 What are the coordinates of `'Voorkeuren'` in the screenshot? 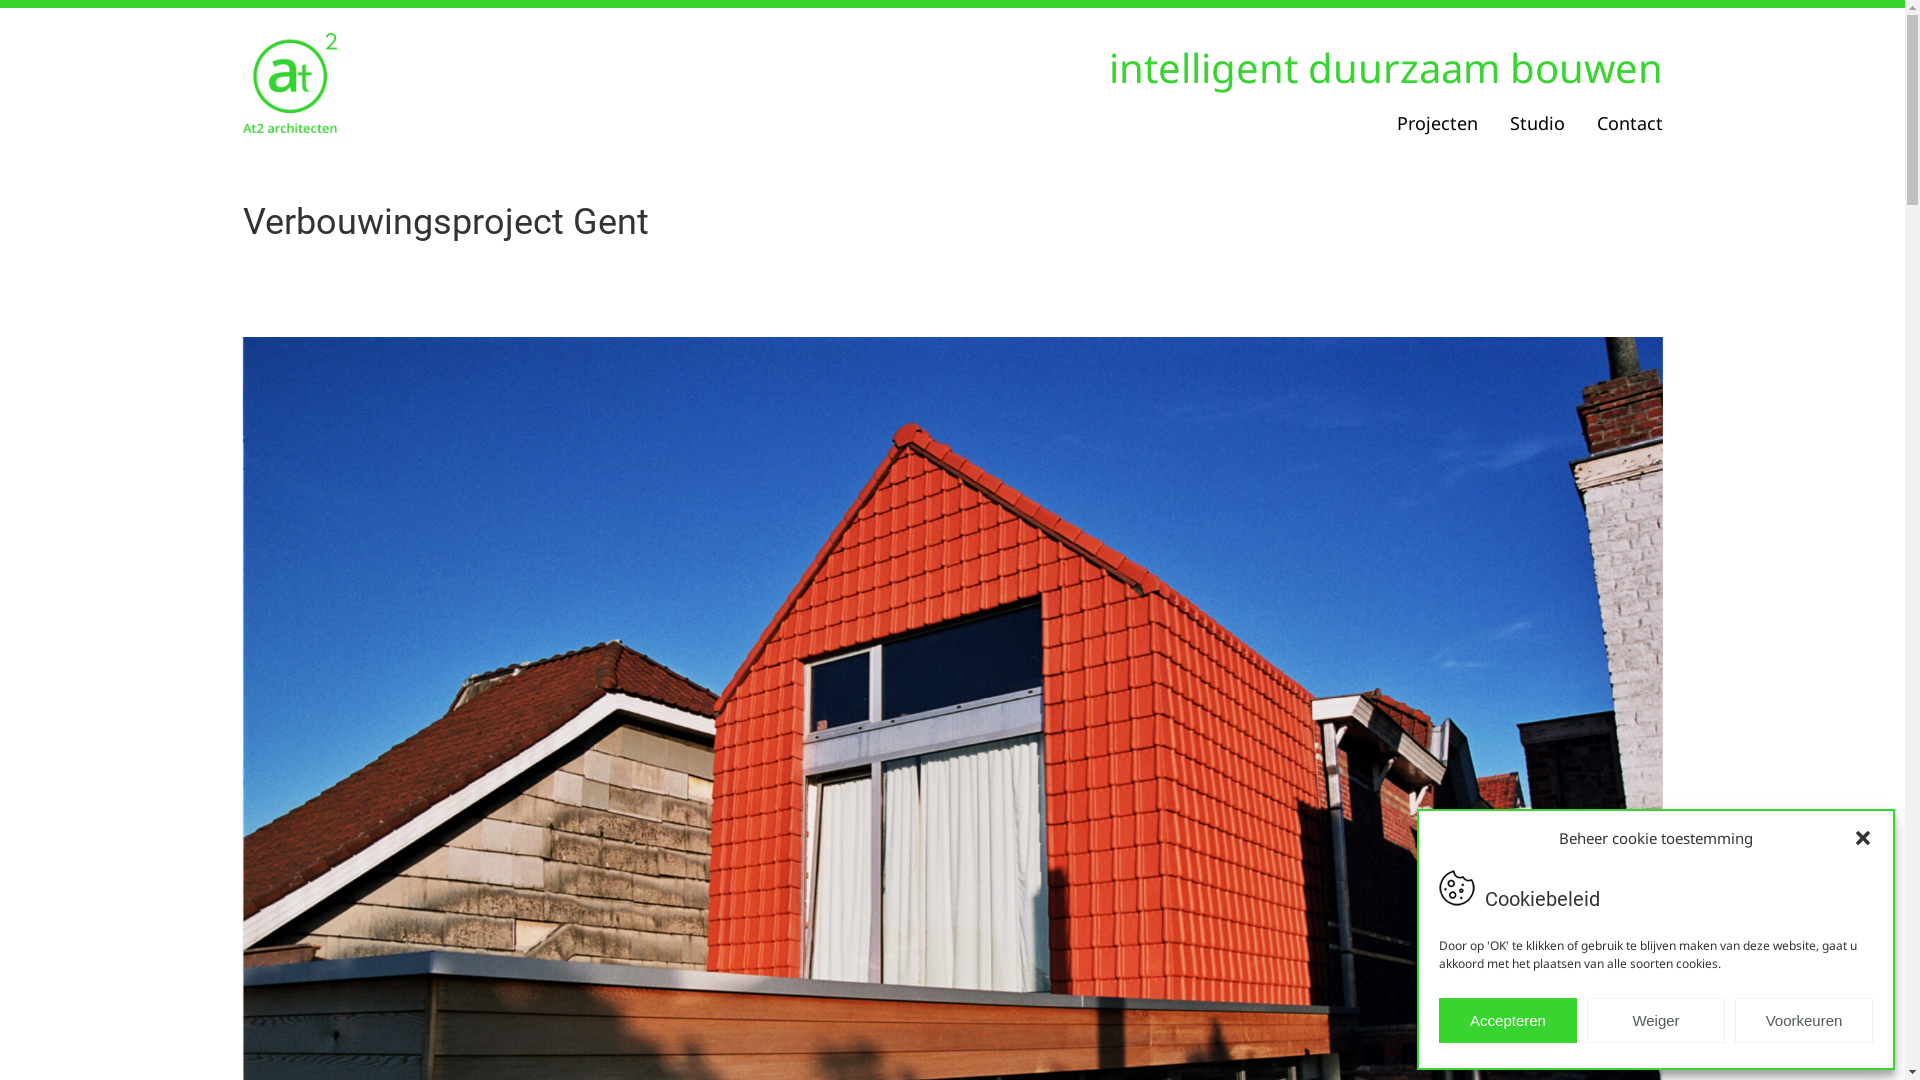 It's located at (1804, 1020).